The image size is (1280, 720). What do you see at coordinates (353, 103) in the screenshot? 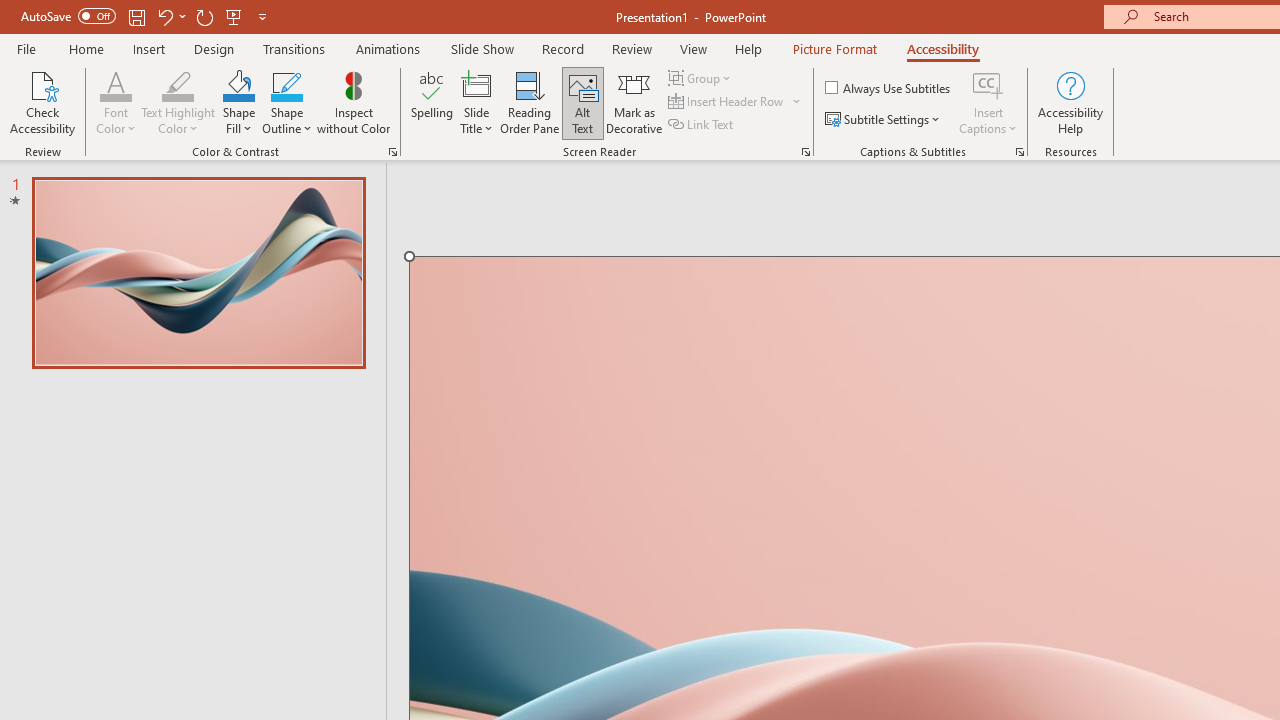
I see `'Inspect without Color'` at bounding box center [353, 103].